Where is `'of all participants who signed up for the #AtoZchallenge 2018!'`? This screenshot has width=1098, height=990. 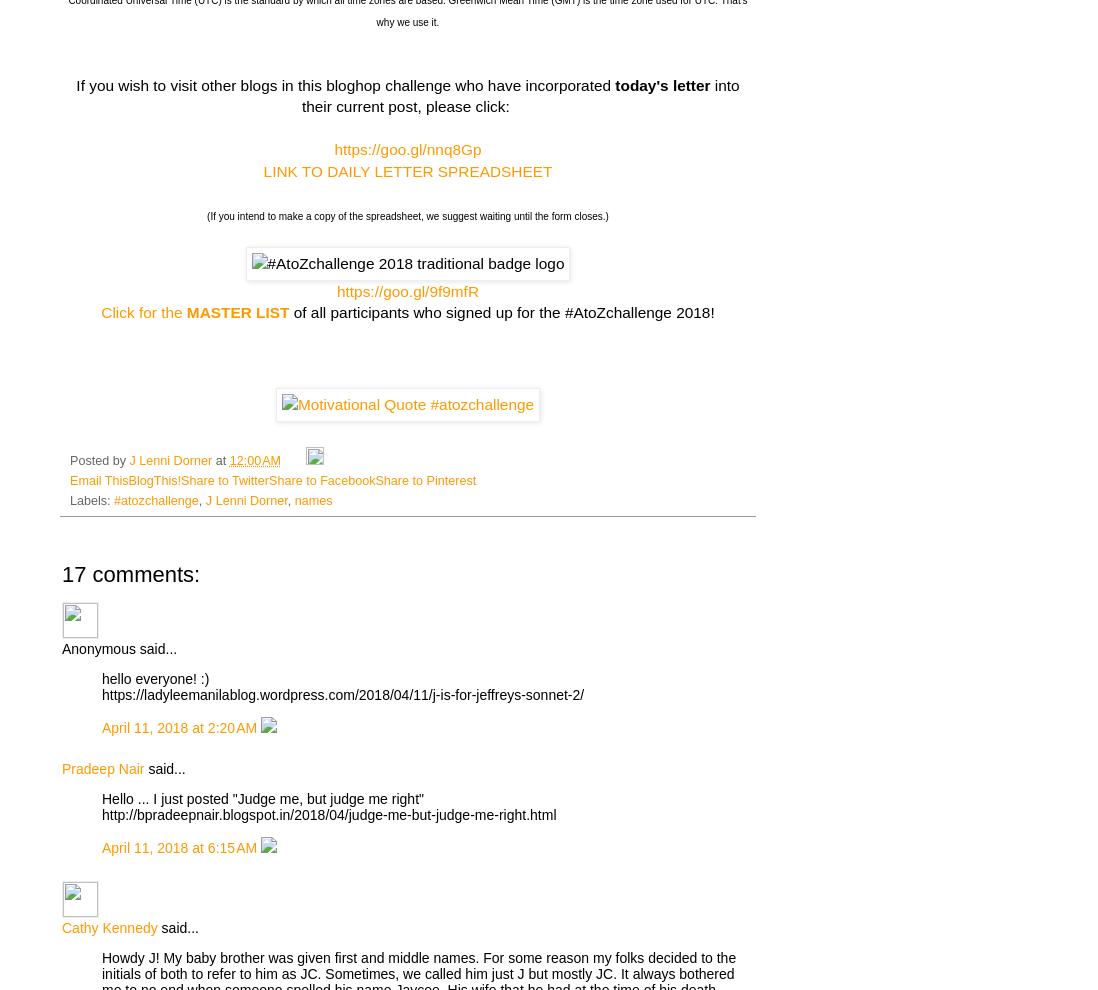
'of all participants who signed up for the #AtoZchallenge 2018!' is located at coordinates (501, 311).